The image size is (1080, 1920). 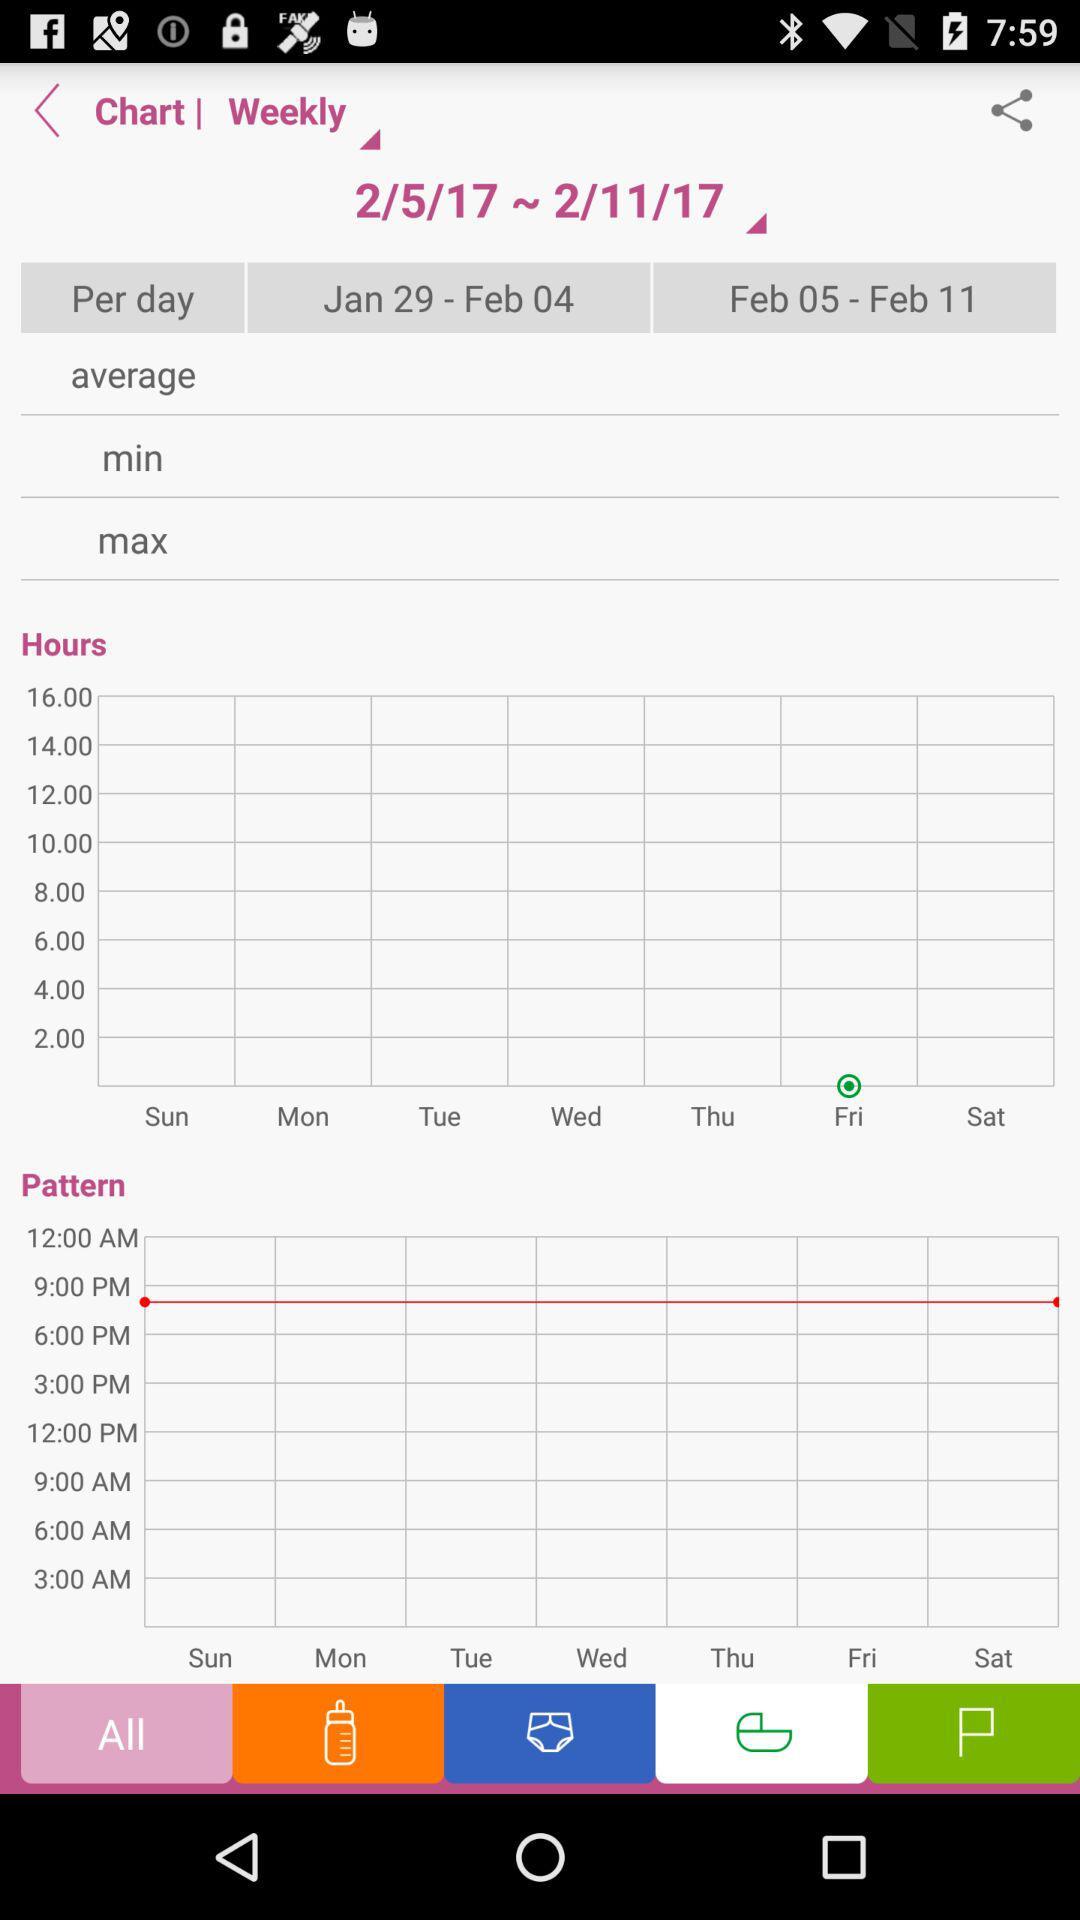 What do you see at coordinates (1022, 109) in the screenshot?
I see `share the chart` at bounding box center [1022, 109].